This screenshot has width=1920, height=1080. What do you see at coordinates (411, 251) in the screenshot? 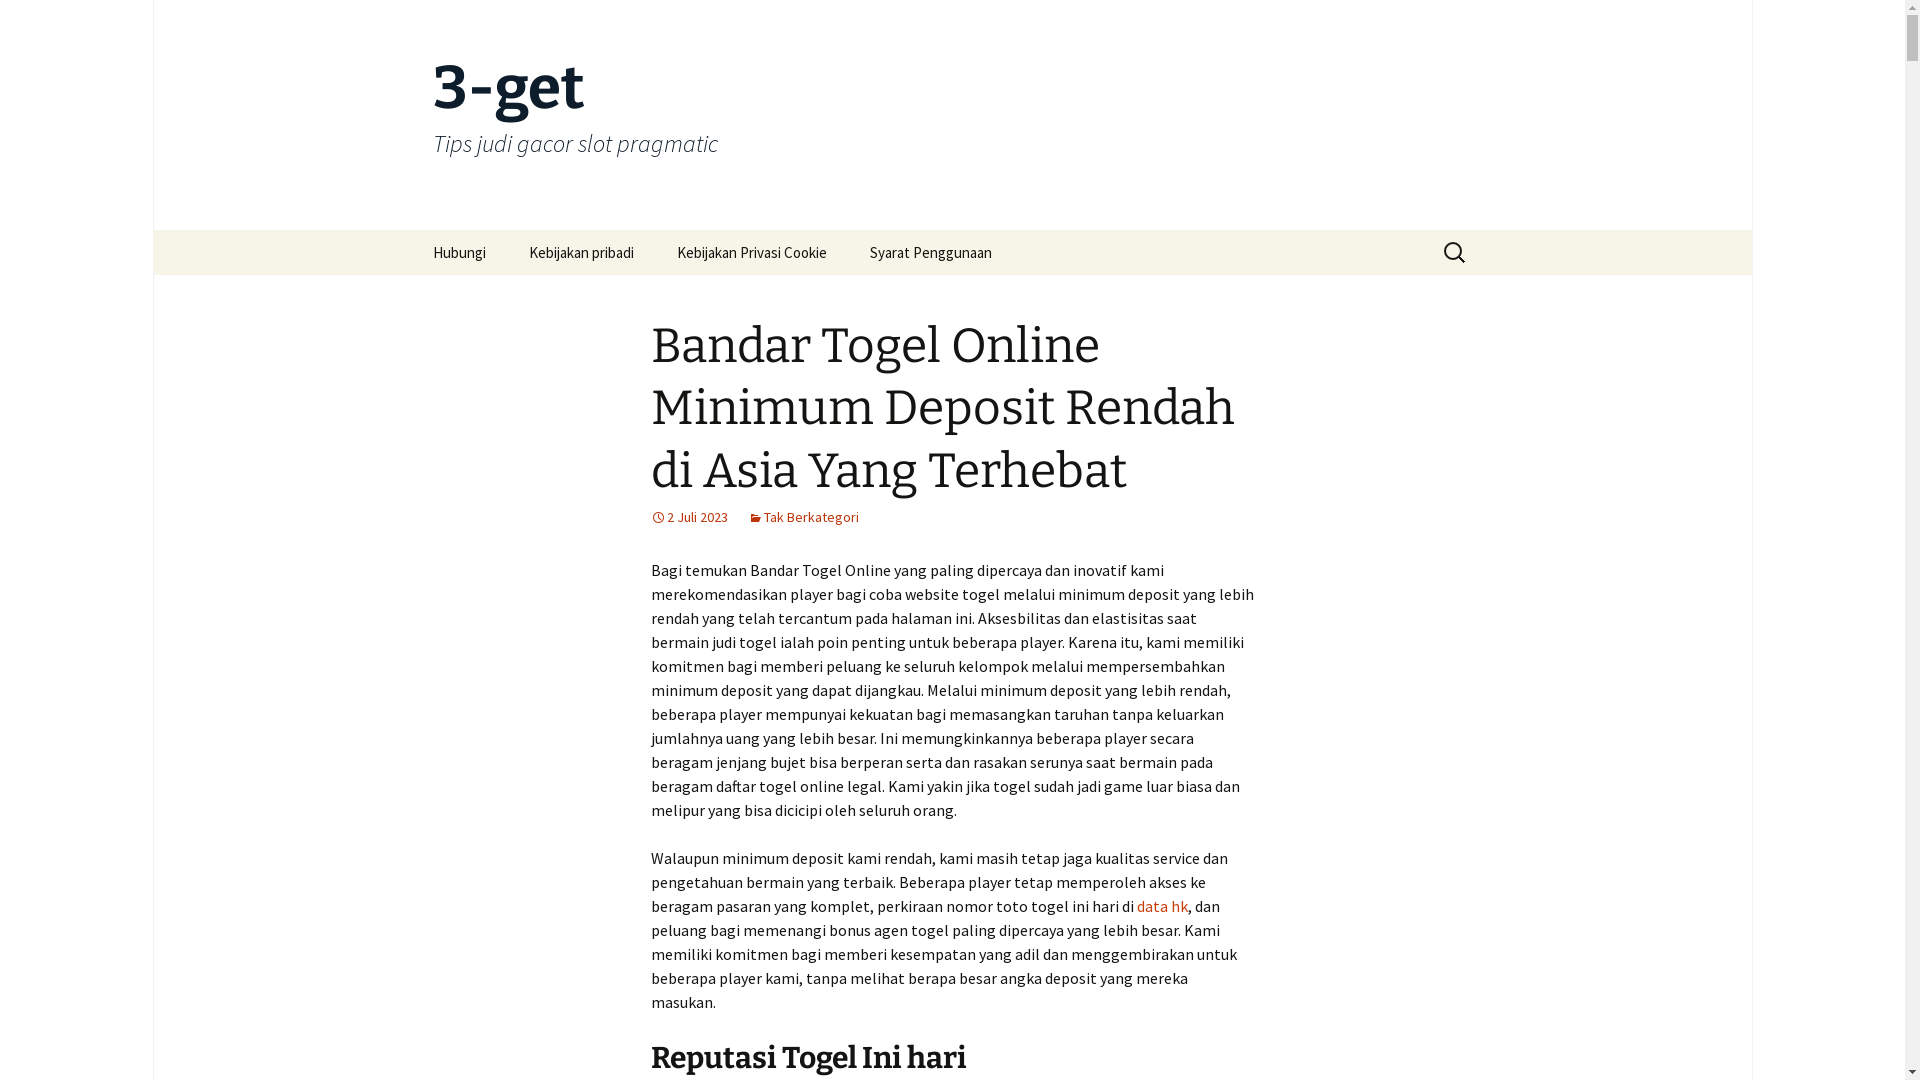
I see `'Hubungi'` at bounding box center [411, 251].